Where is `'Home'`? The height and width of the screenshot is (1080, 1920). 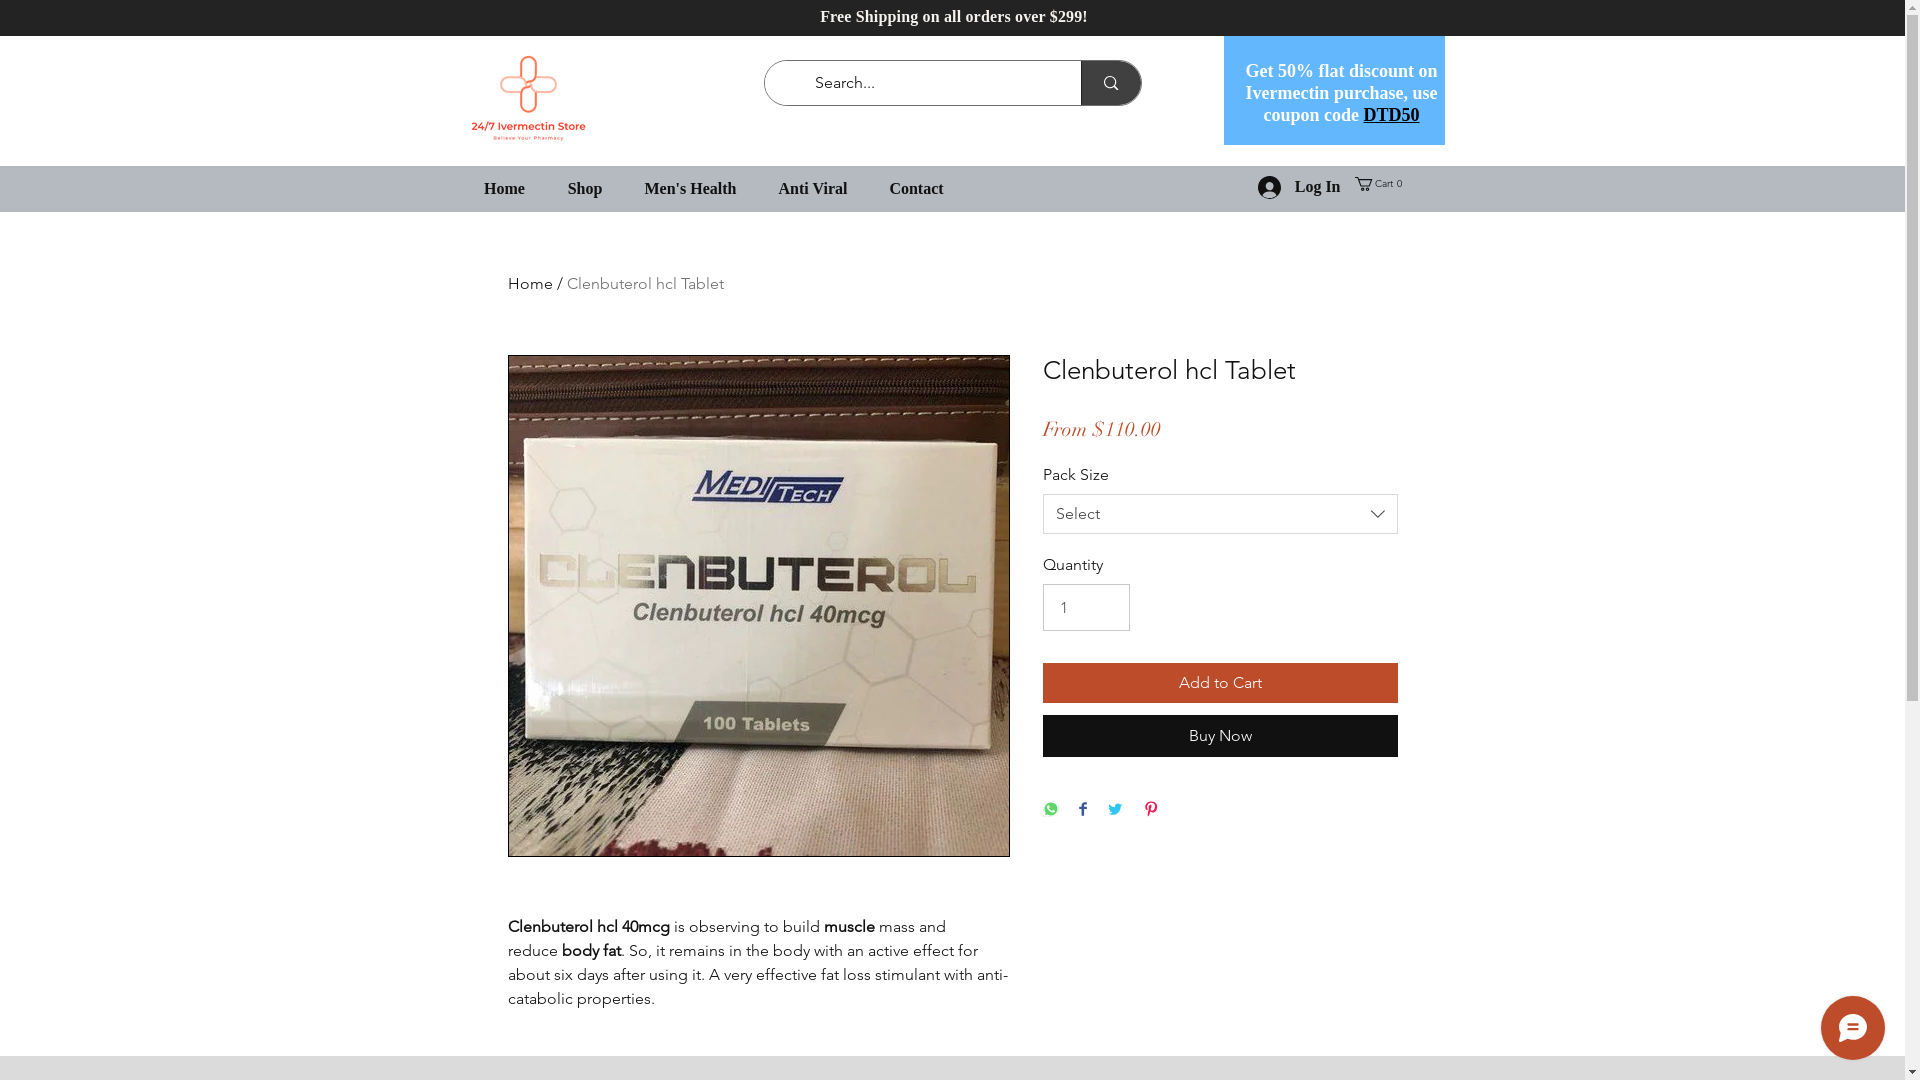
'Home' is located at coordinates (530, 283).